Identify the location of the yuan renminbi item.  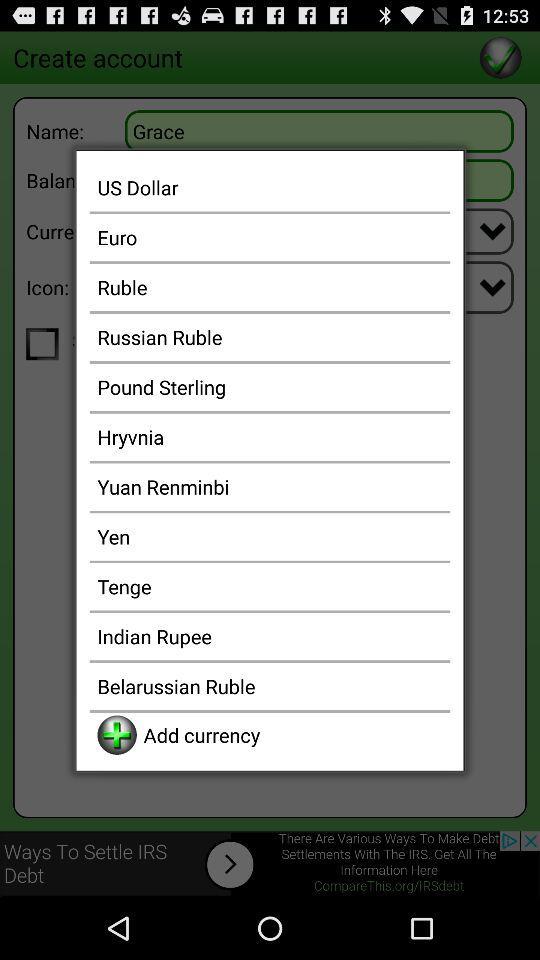
(270, 485).